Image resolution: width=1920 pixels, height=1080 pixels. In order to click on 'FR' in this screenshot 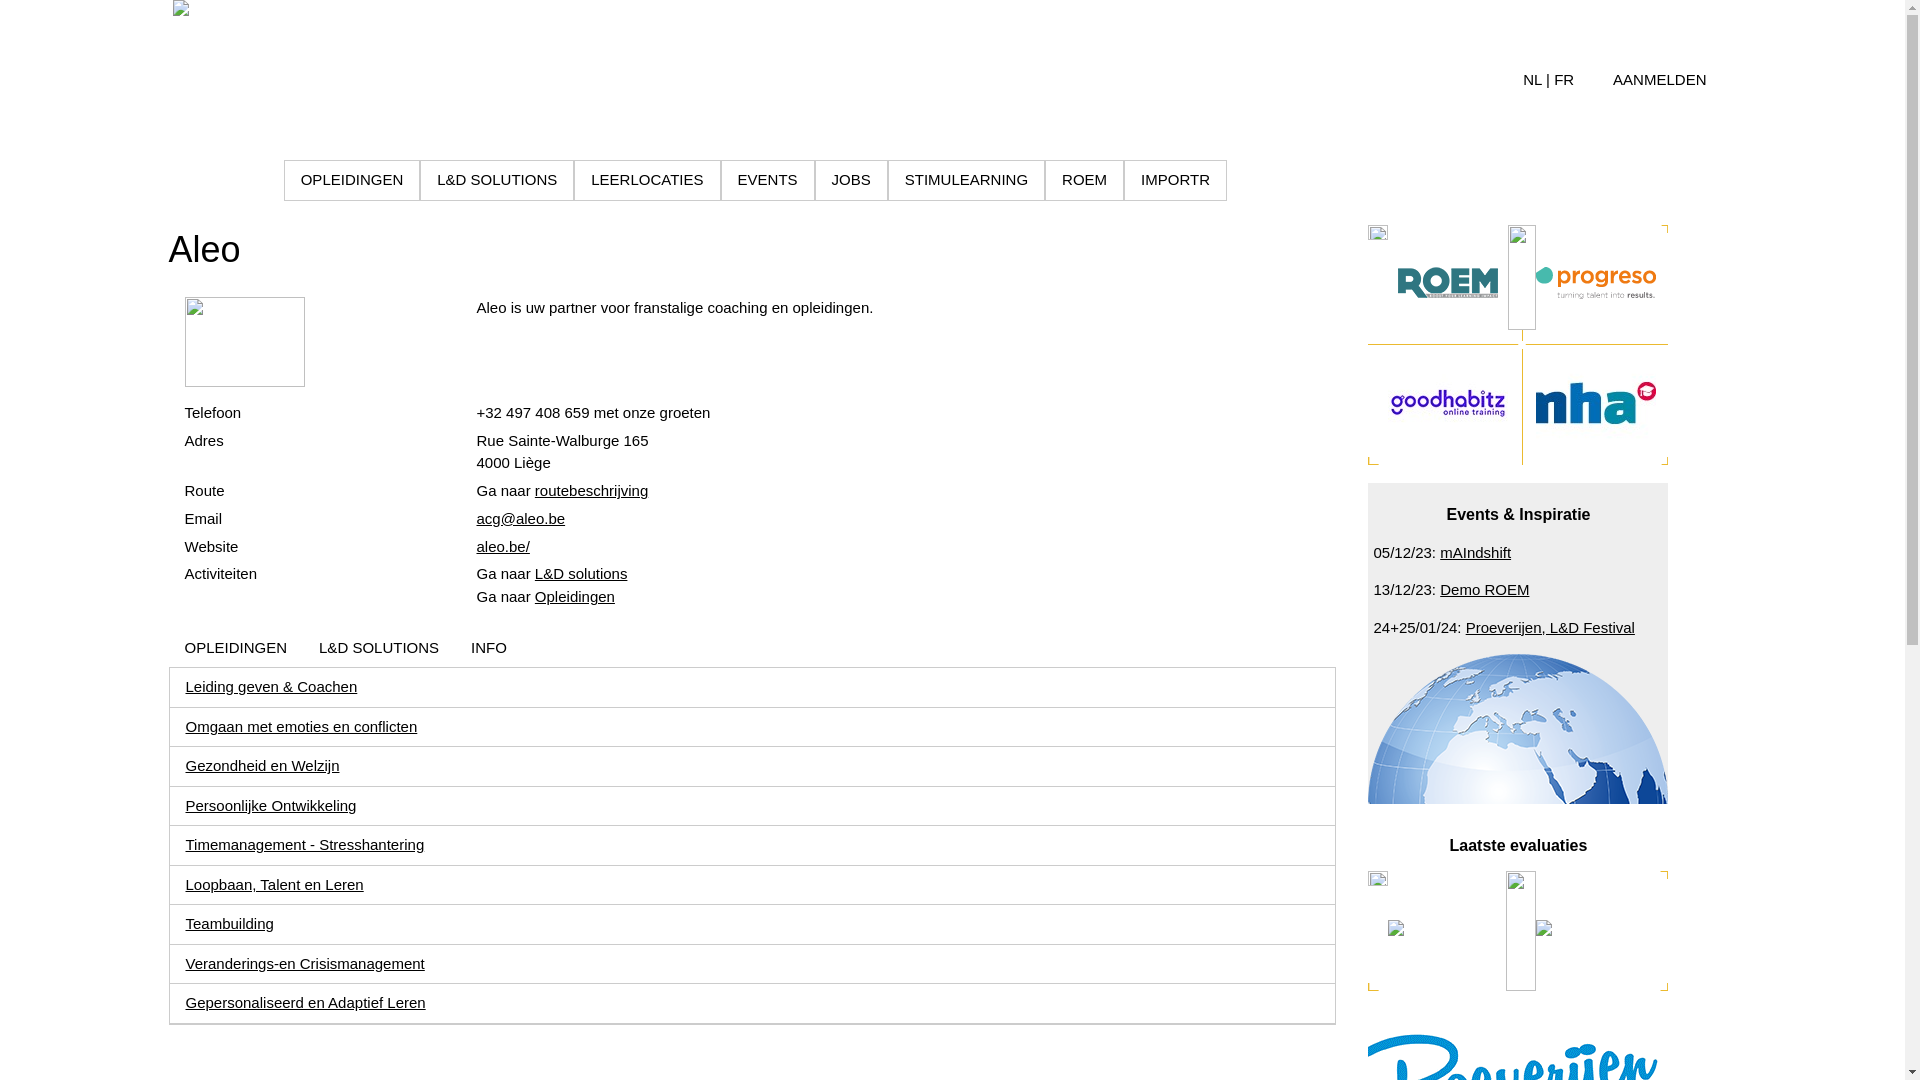, I will do `click(1563, 78)`.